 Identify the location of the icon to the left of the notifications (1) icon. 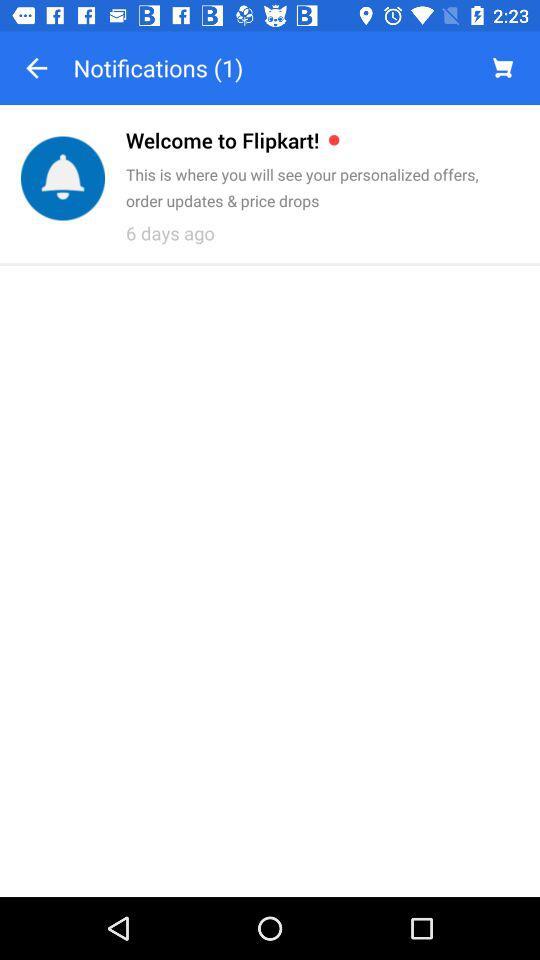
(36, 68).